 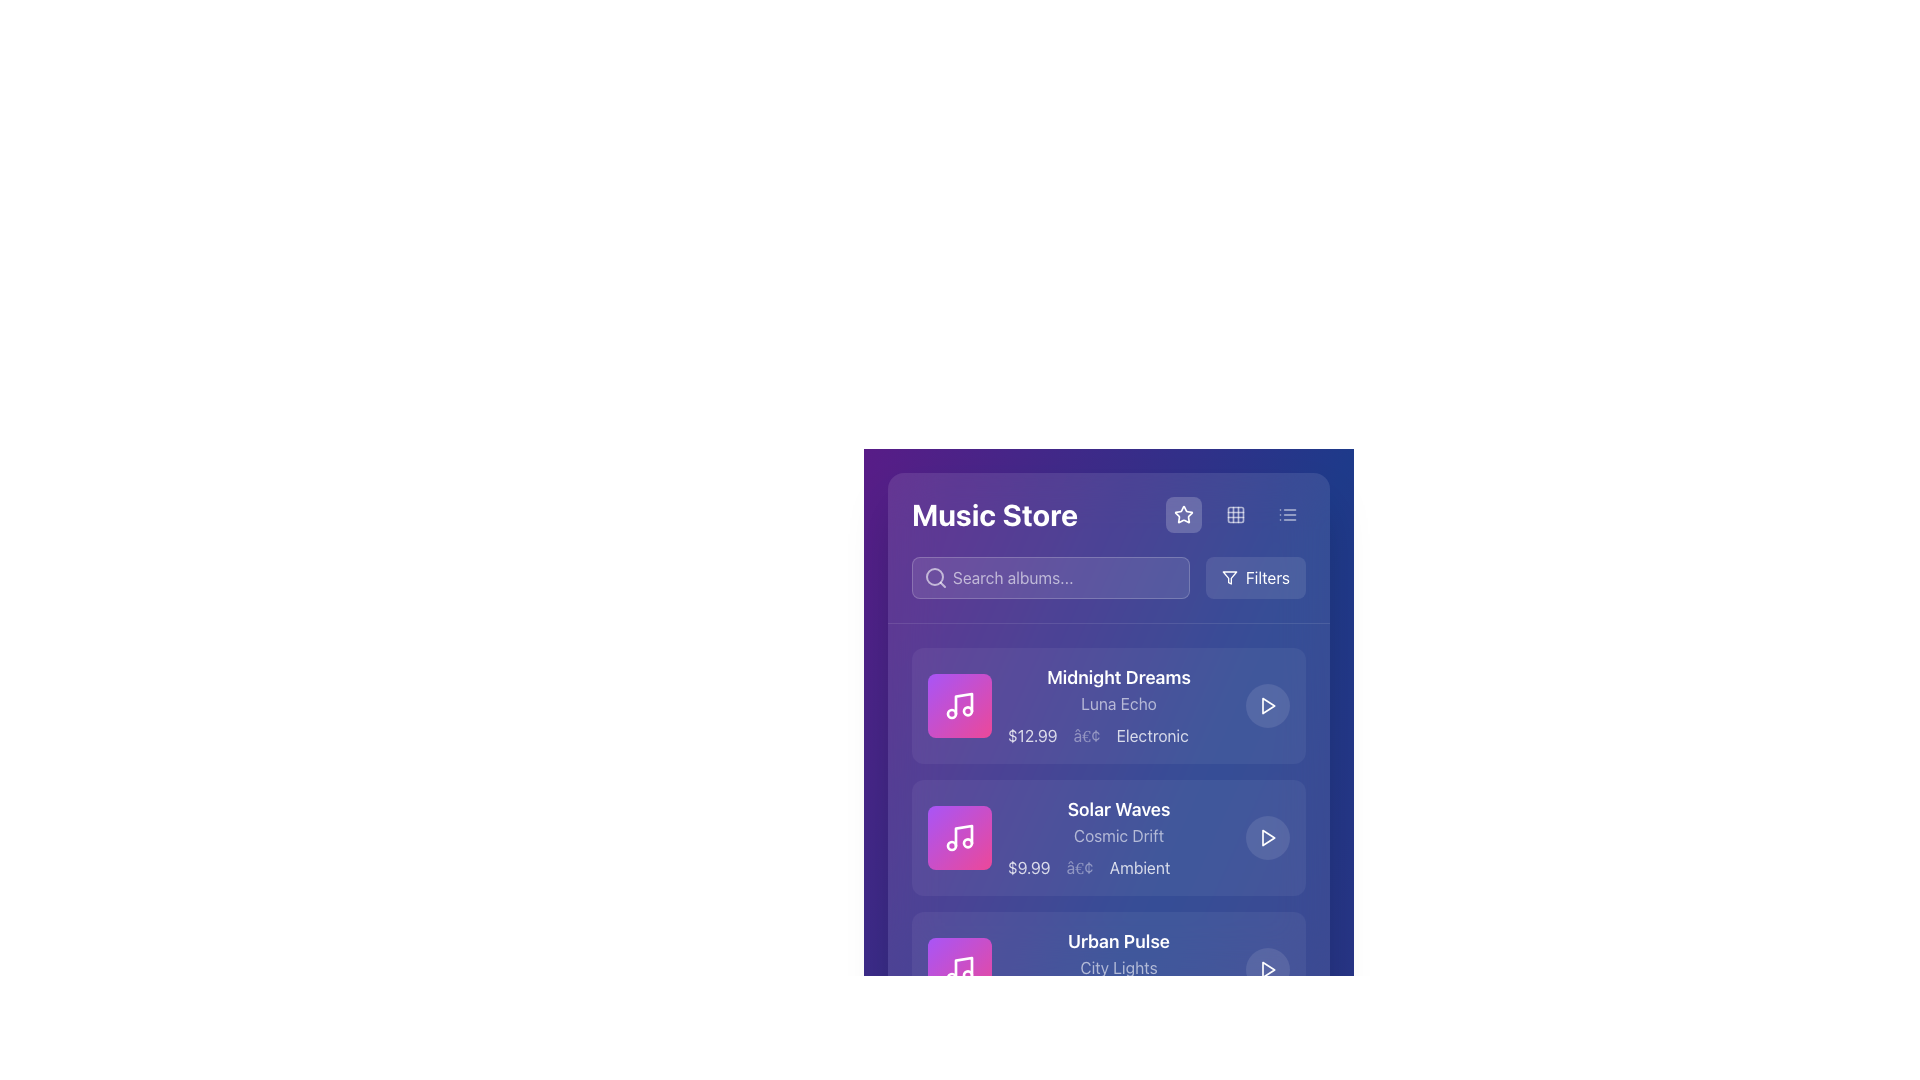 I want to click on the play button represented by a triangular graphic for the 'Urban Pulse' item in the list, so click(x=1267, y=968).